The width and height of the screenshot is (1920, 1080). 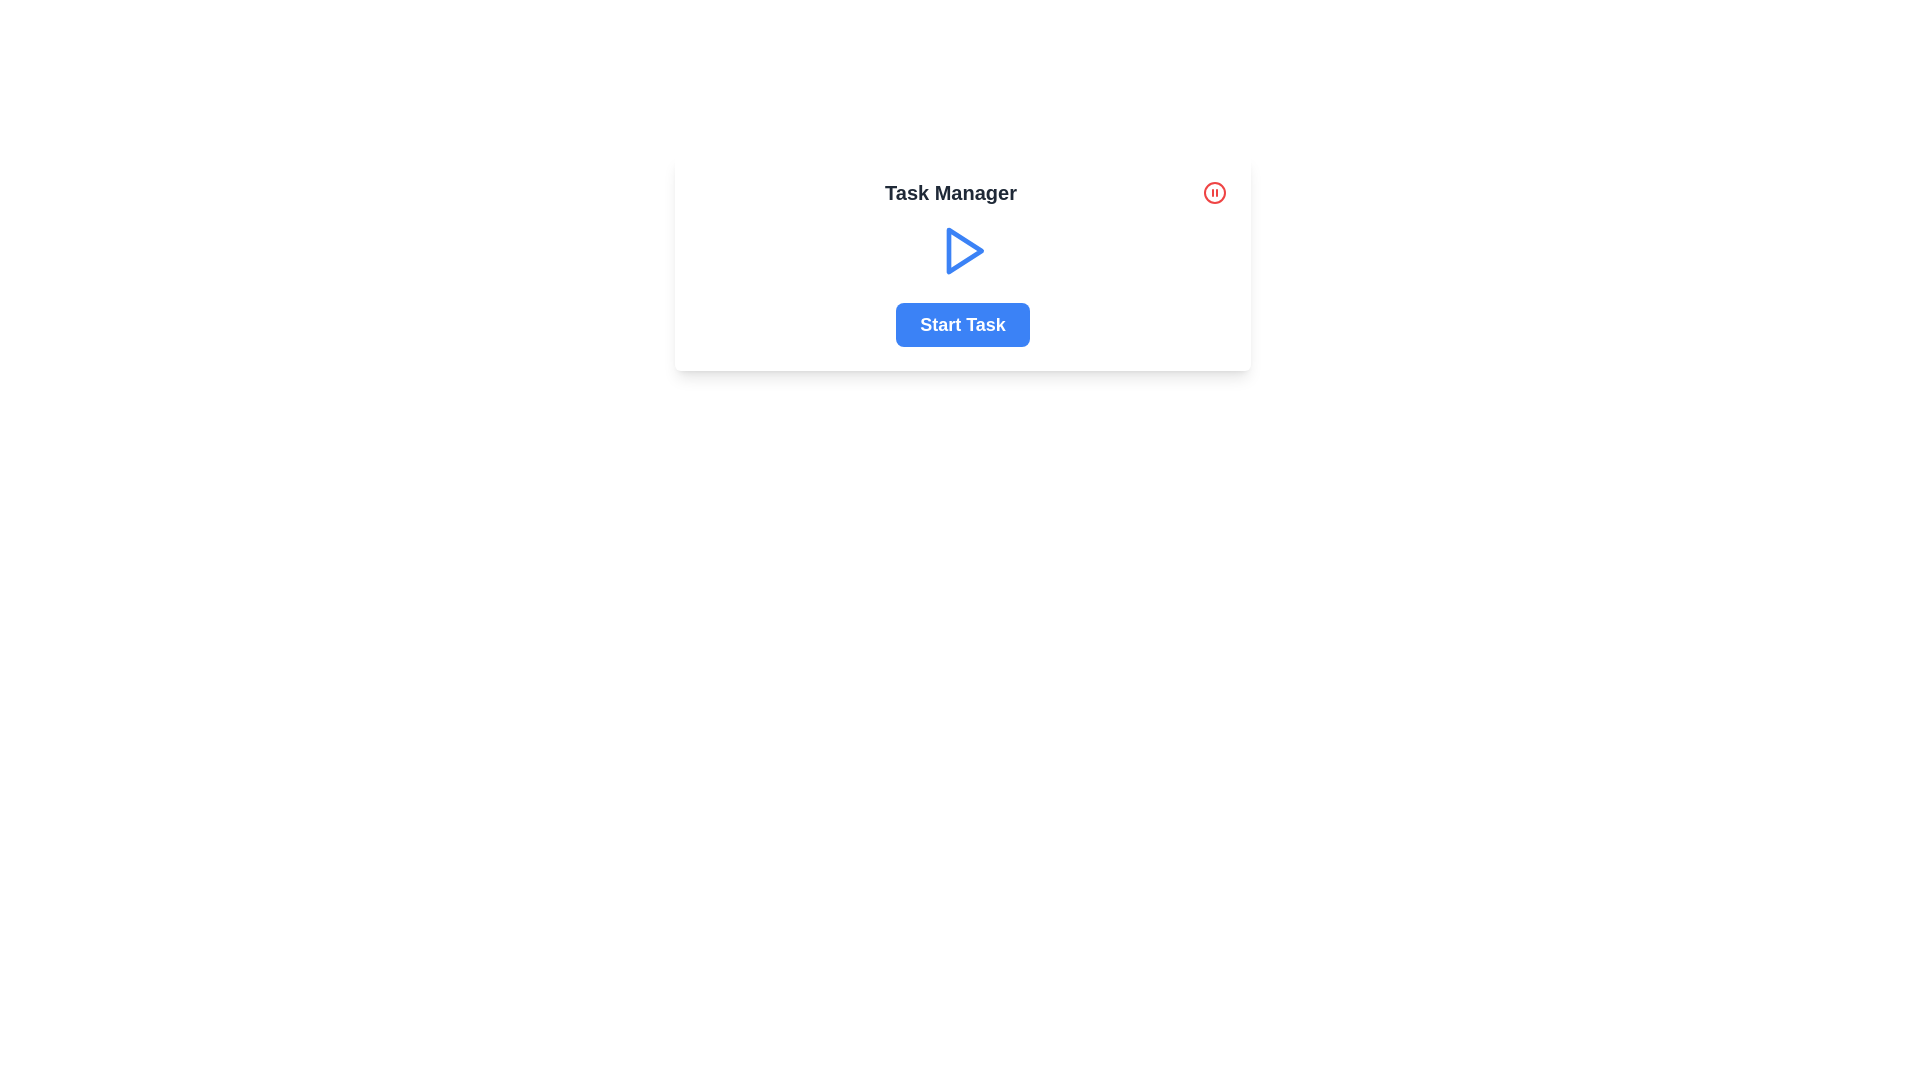 What do you see at coordinates (963, 323) in the screenshot?
I see `the 'Start Task' button with rounded edges, blue background, and white bold text` at bounding box center [963, 323].